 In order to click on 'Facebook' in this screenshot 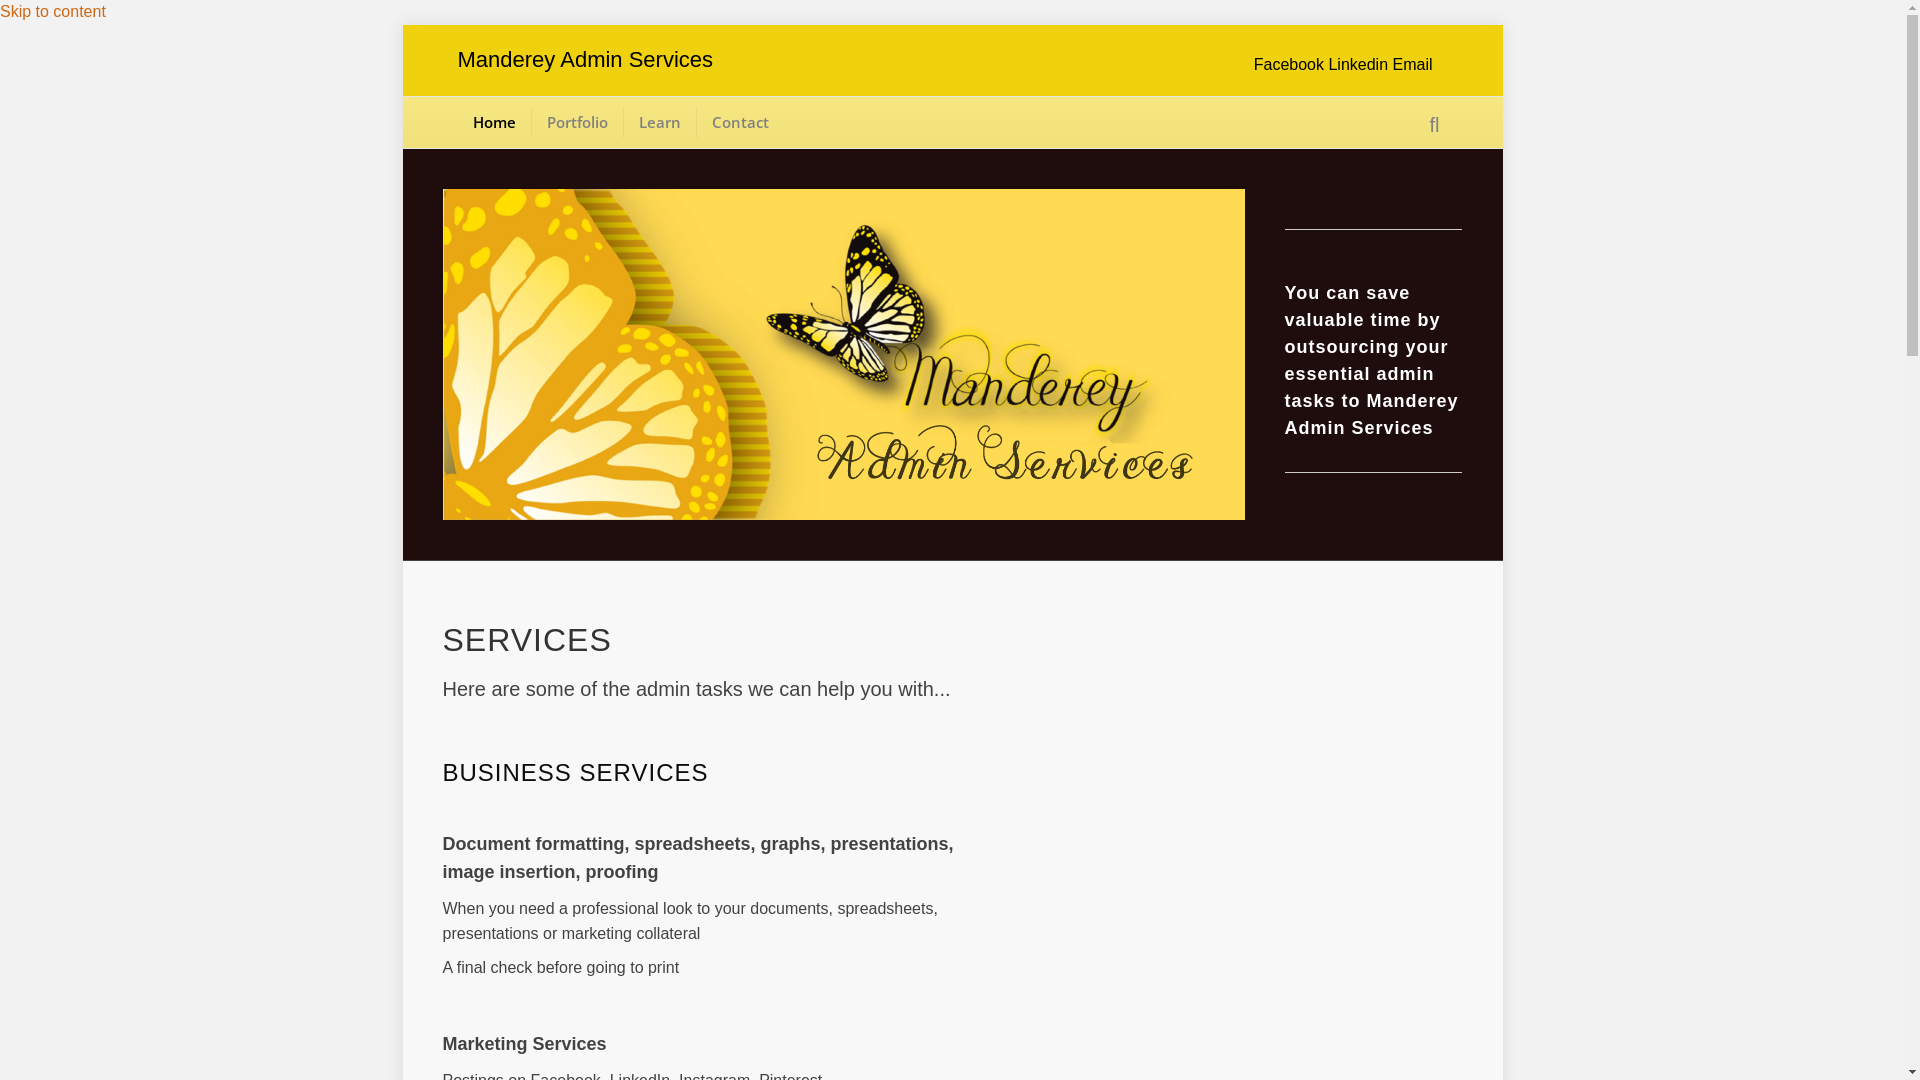, I will do `click(1291, 63)`.